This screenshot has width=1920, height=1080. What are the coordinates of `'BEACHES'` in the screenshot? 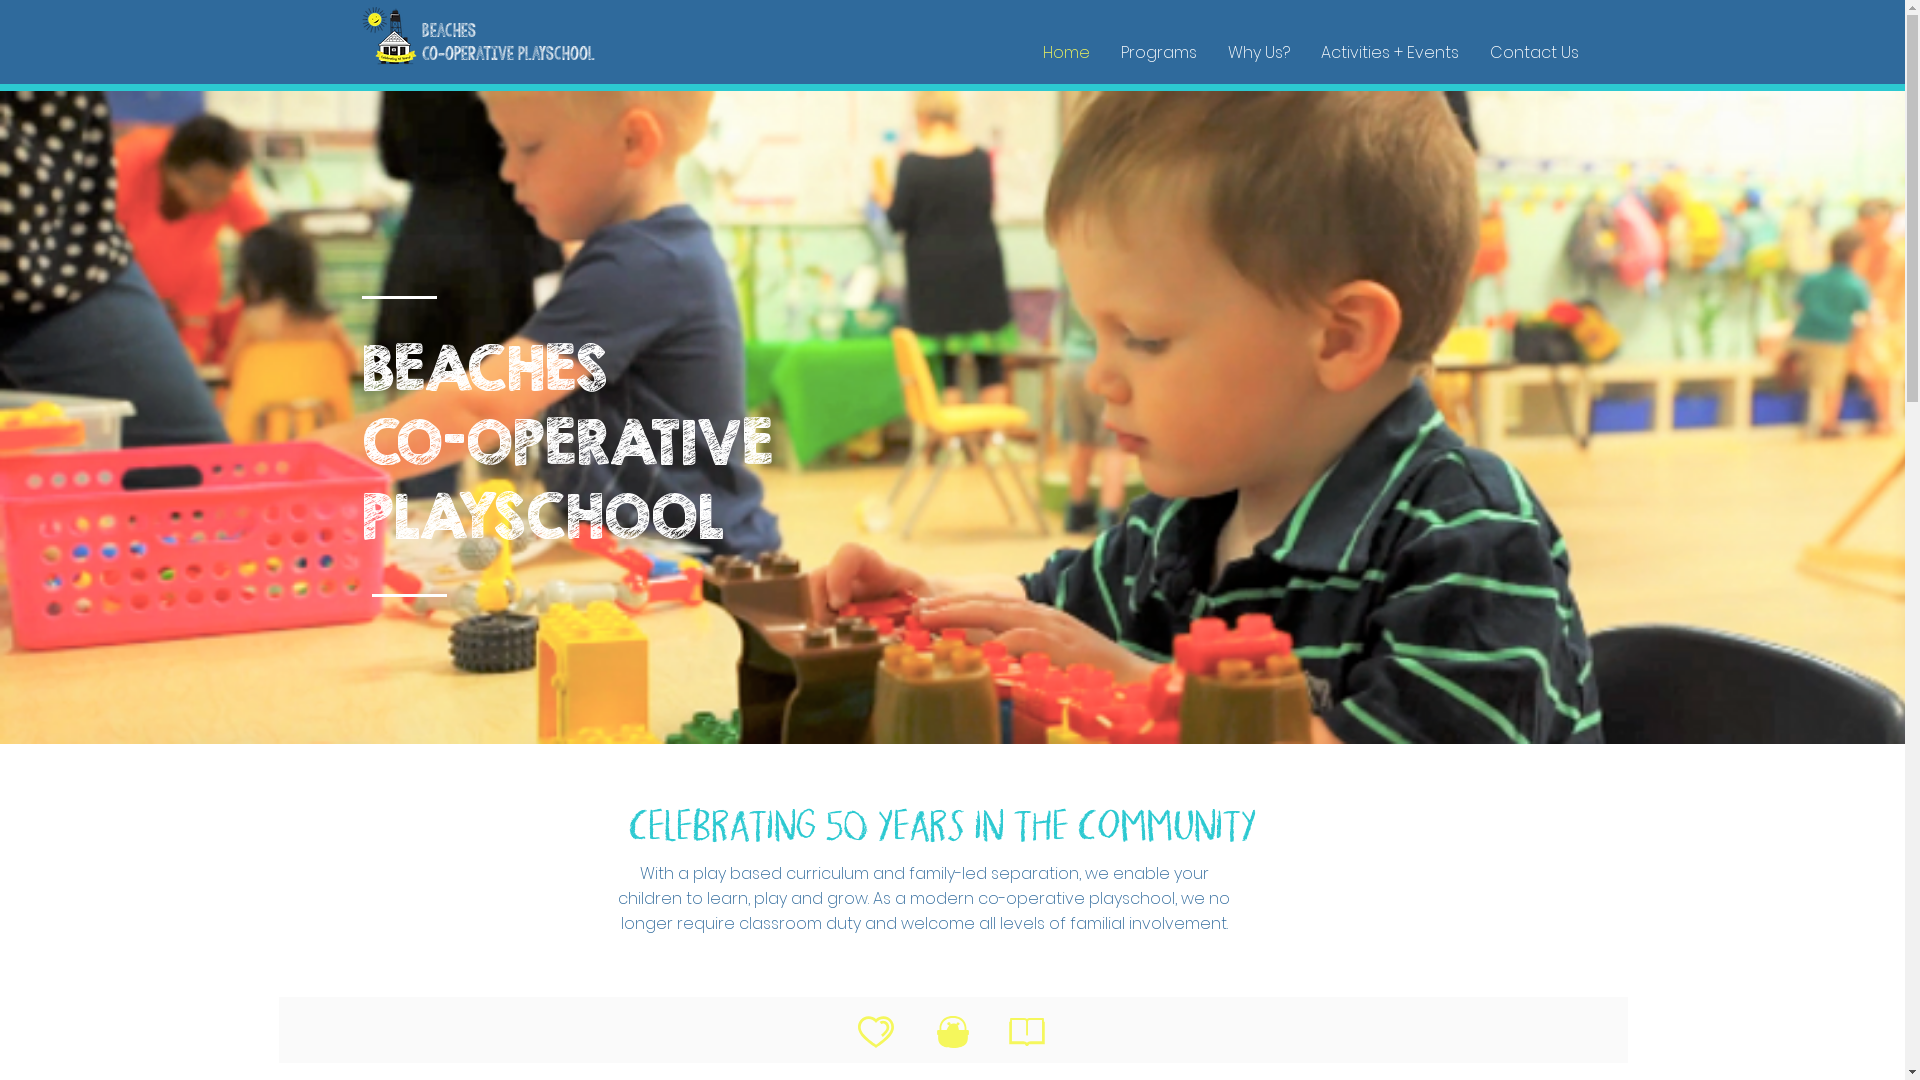 It's located at (484, 367).